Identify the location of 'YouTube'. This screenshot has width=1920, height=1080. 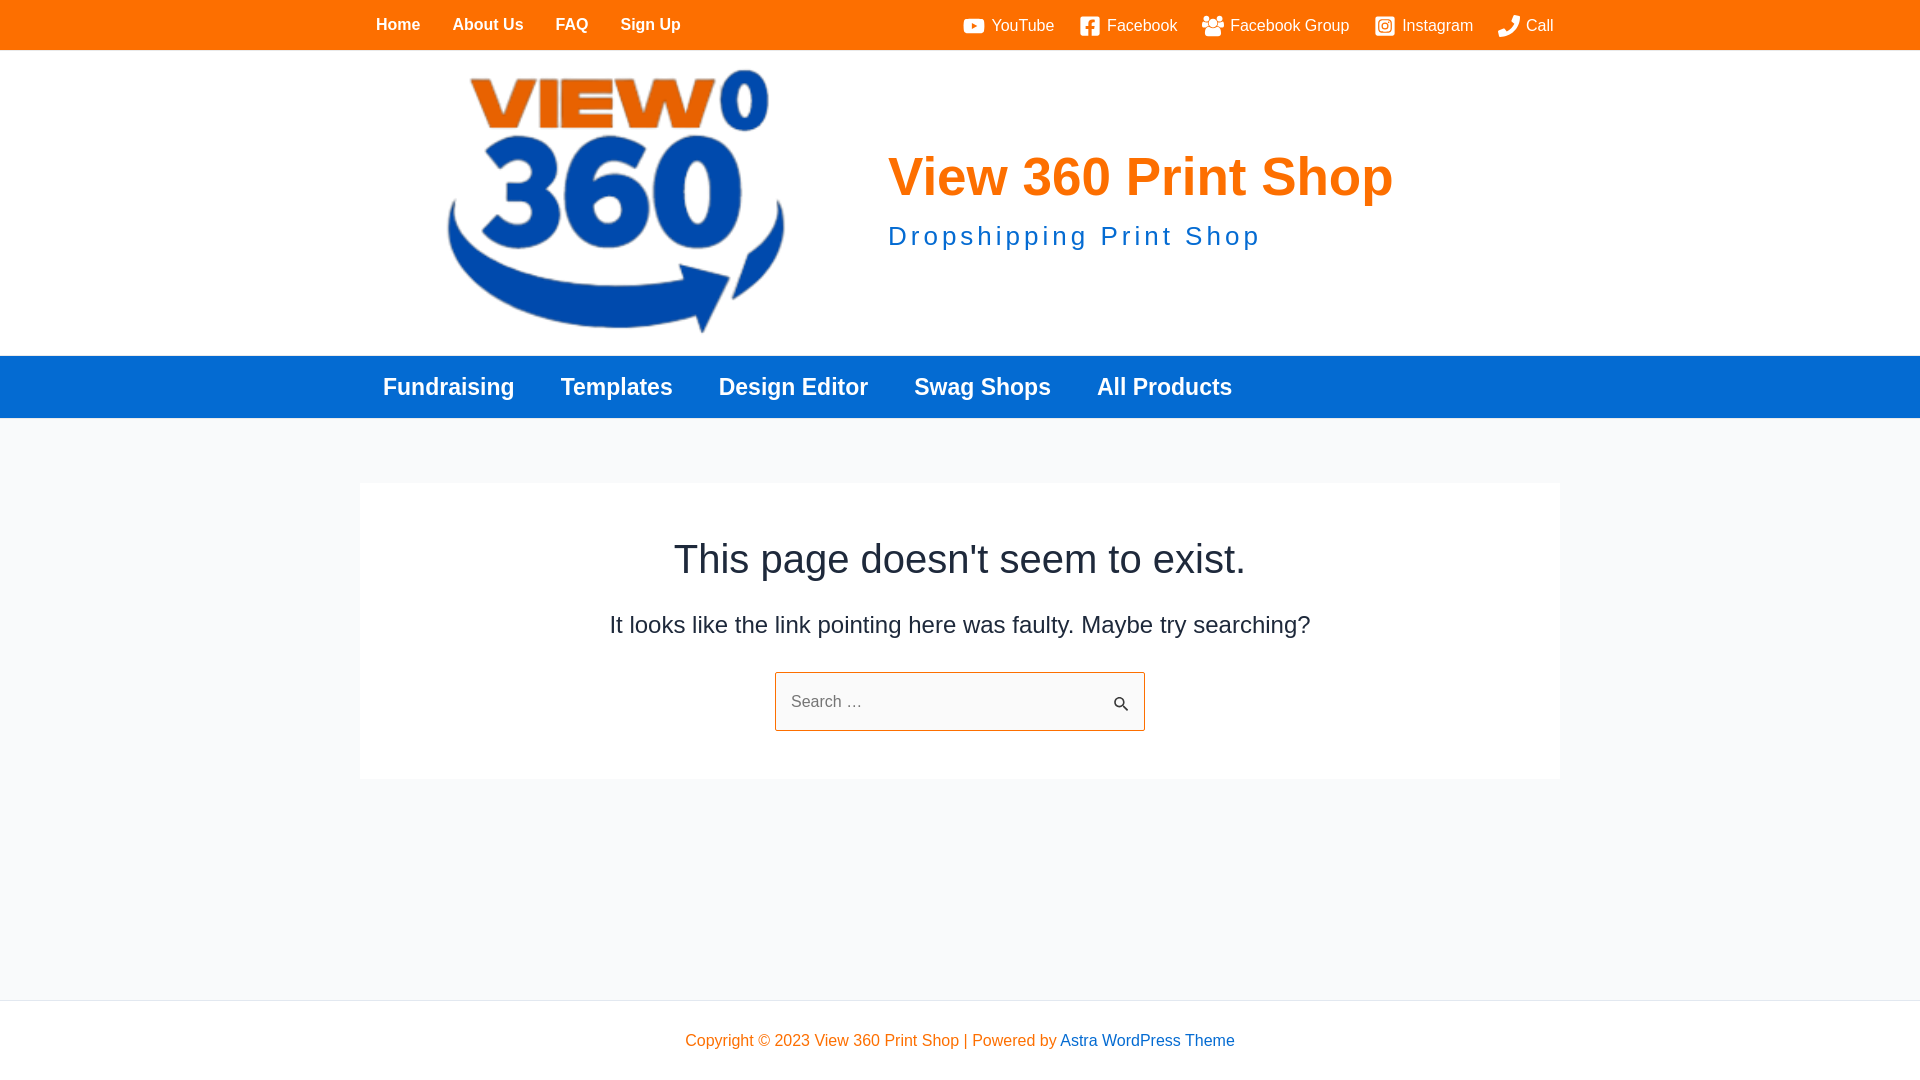
(955, 26).